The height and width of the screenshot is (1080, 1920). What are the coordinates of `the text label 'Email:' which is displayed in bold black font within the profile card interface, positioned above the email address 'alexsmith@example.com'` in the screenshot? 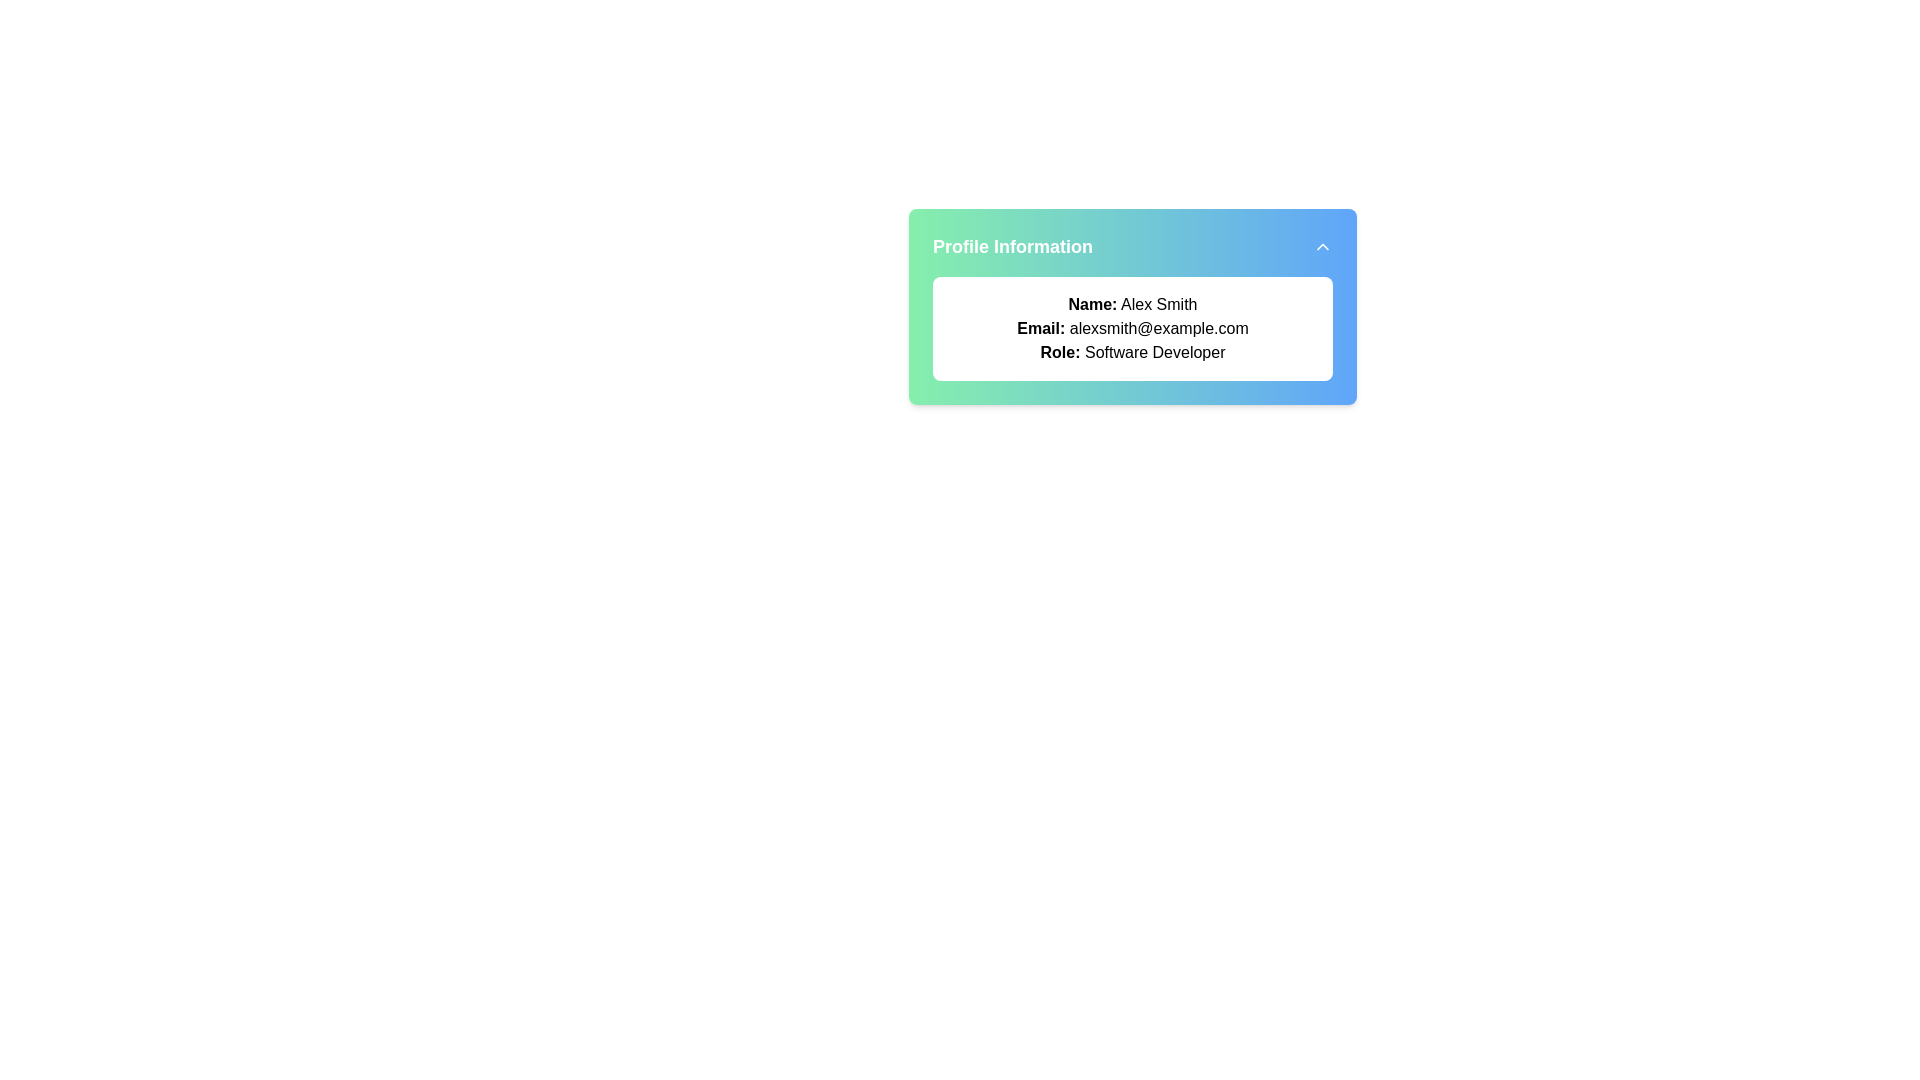 It's located at (1040, 327).